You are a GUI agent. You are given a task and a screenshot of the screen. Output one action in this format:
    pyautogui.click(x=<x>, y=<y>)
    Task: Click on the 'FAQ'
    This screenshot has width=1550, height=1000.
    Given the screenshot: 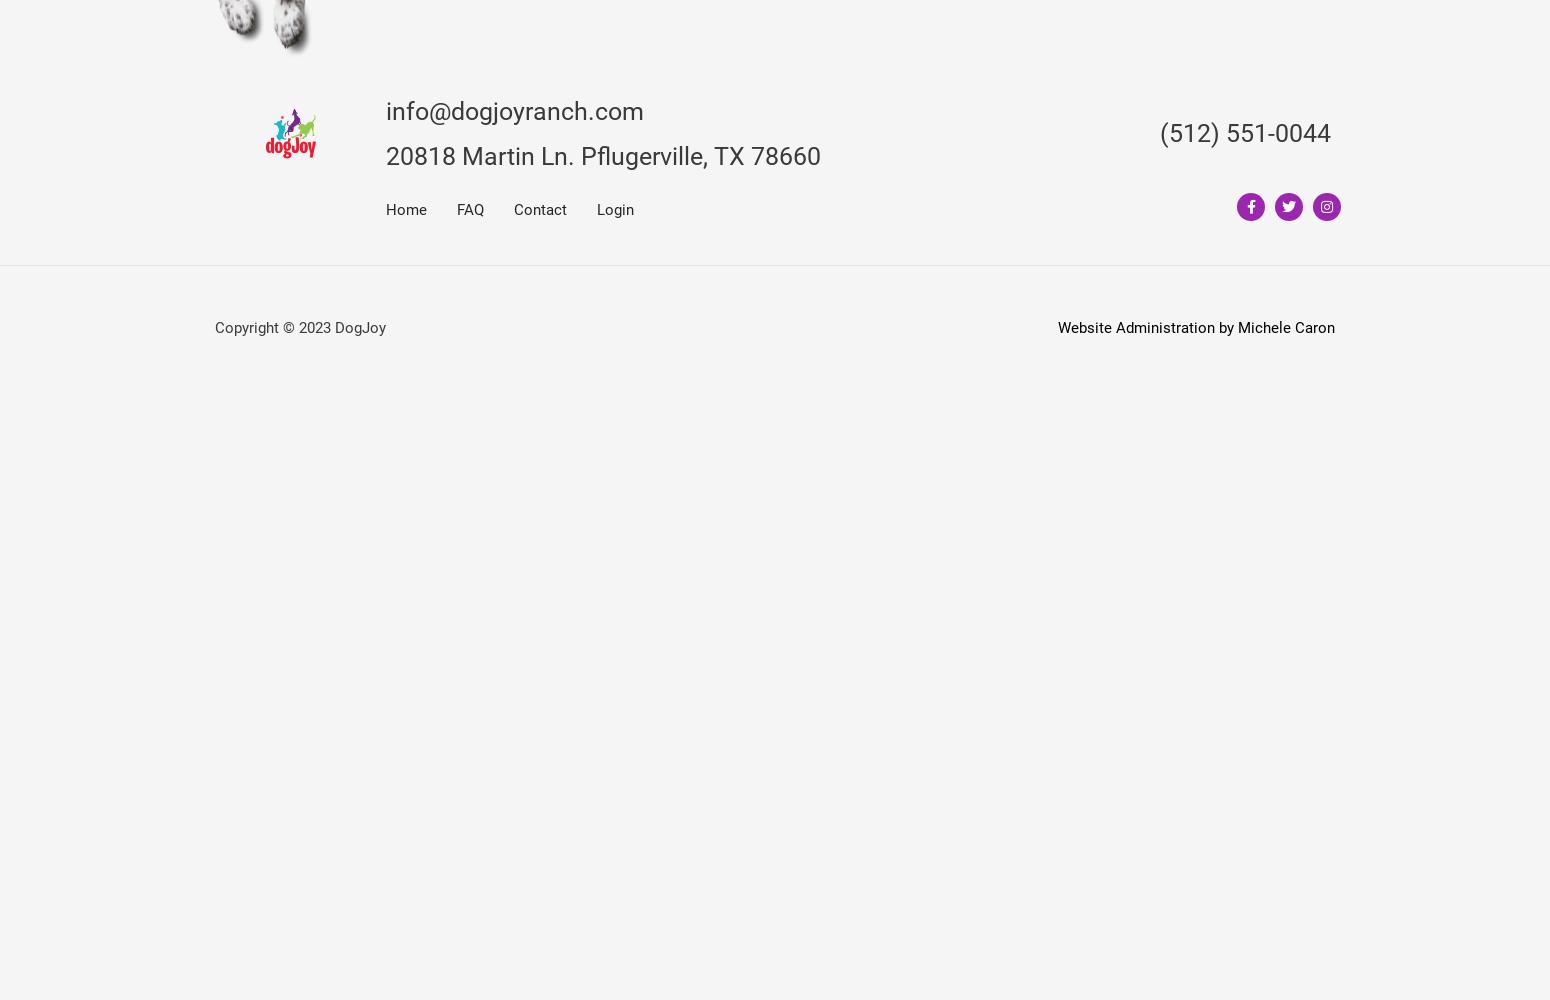 What is the action you would take?
    pyautogui.click(x=469, y=208)
    